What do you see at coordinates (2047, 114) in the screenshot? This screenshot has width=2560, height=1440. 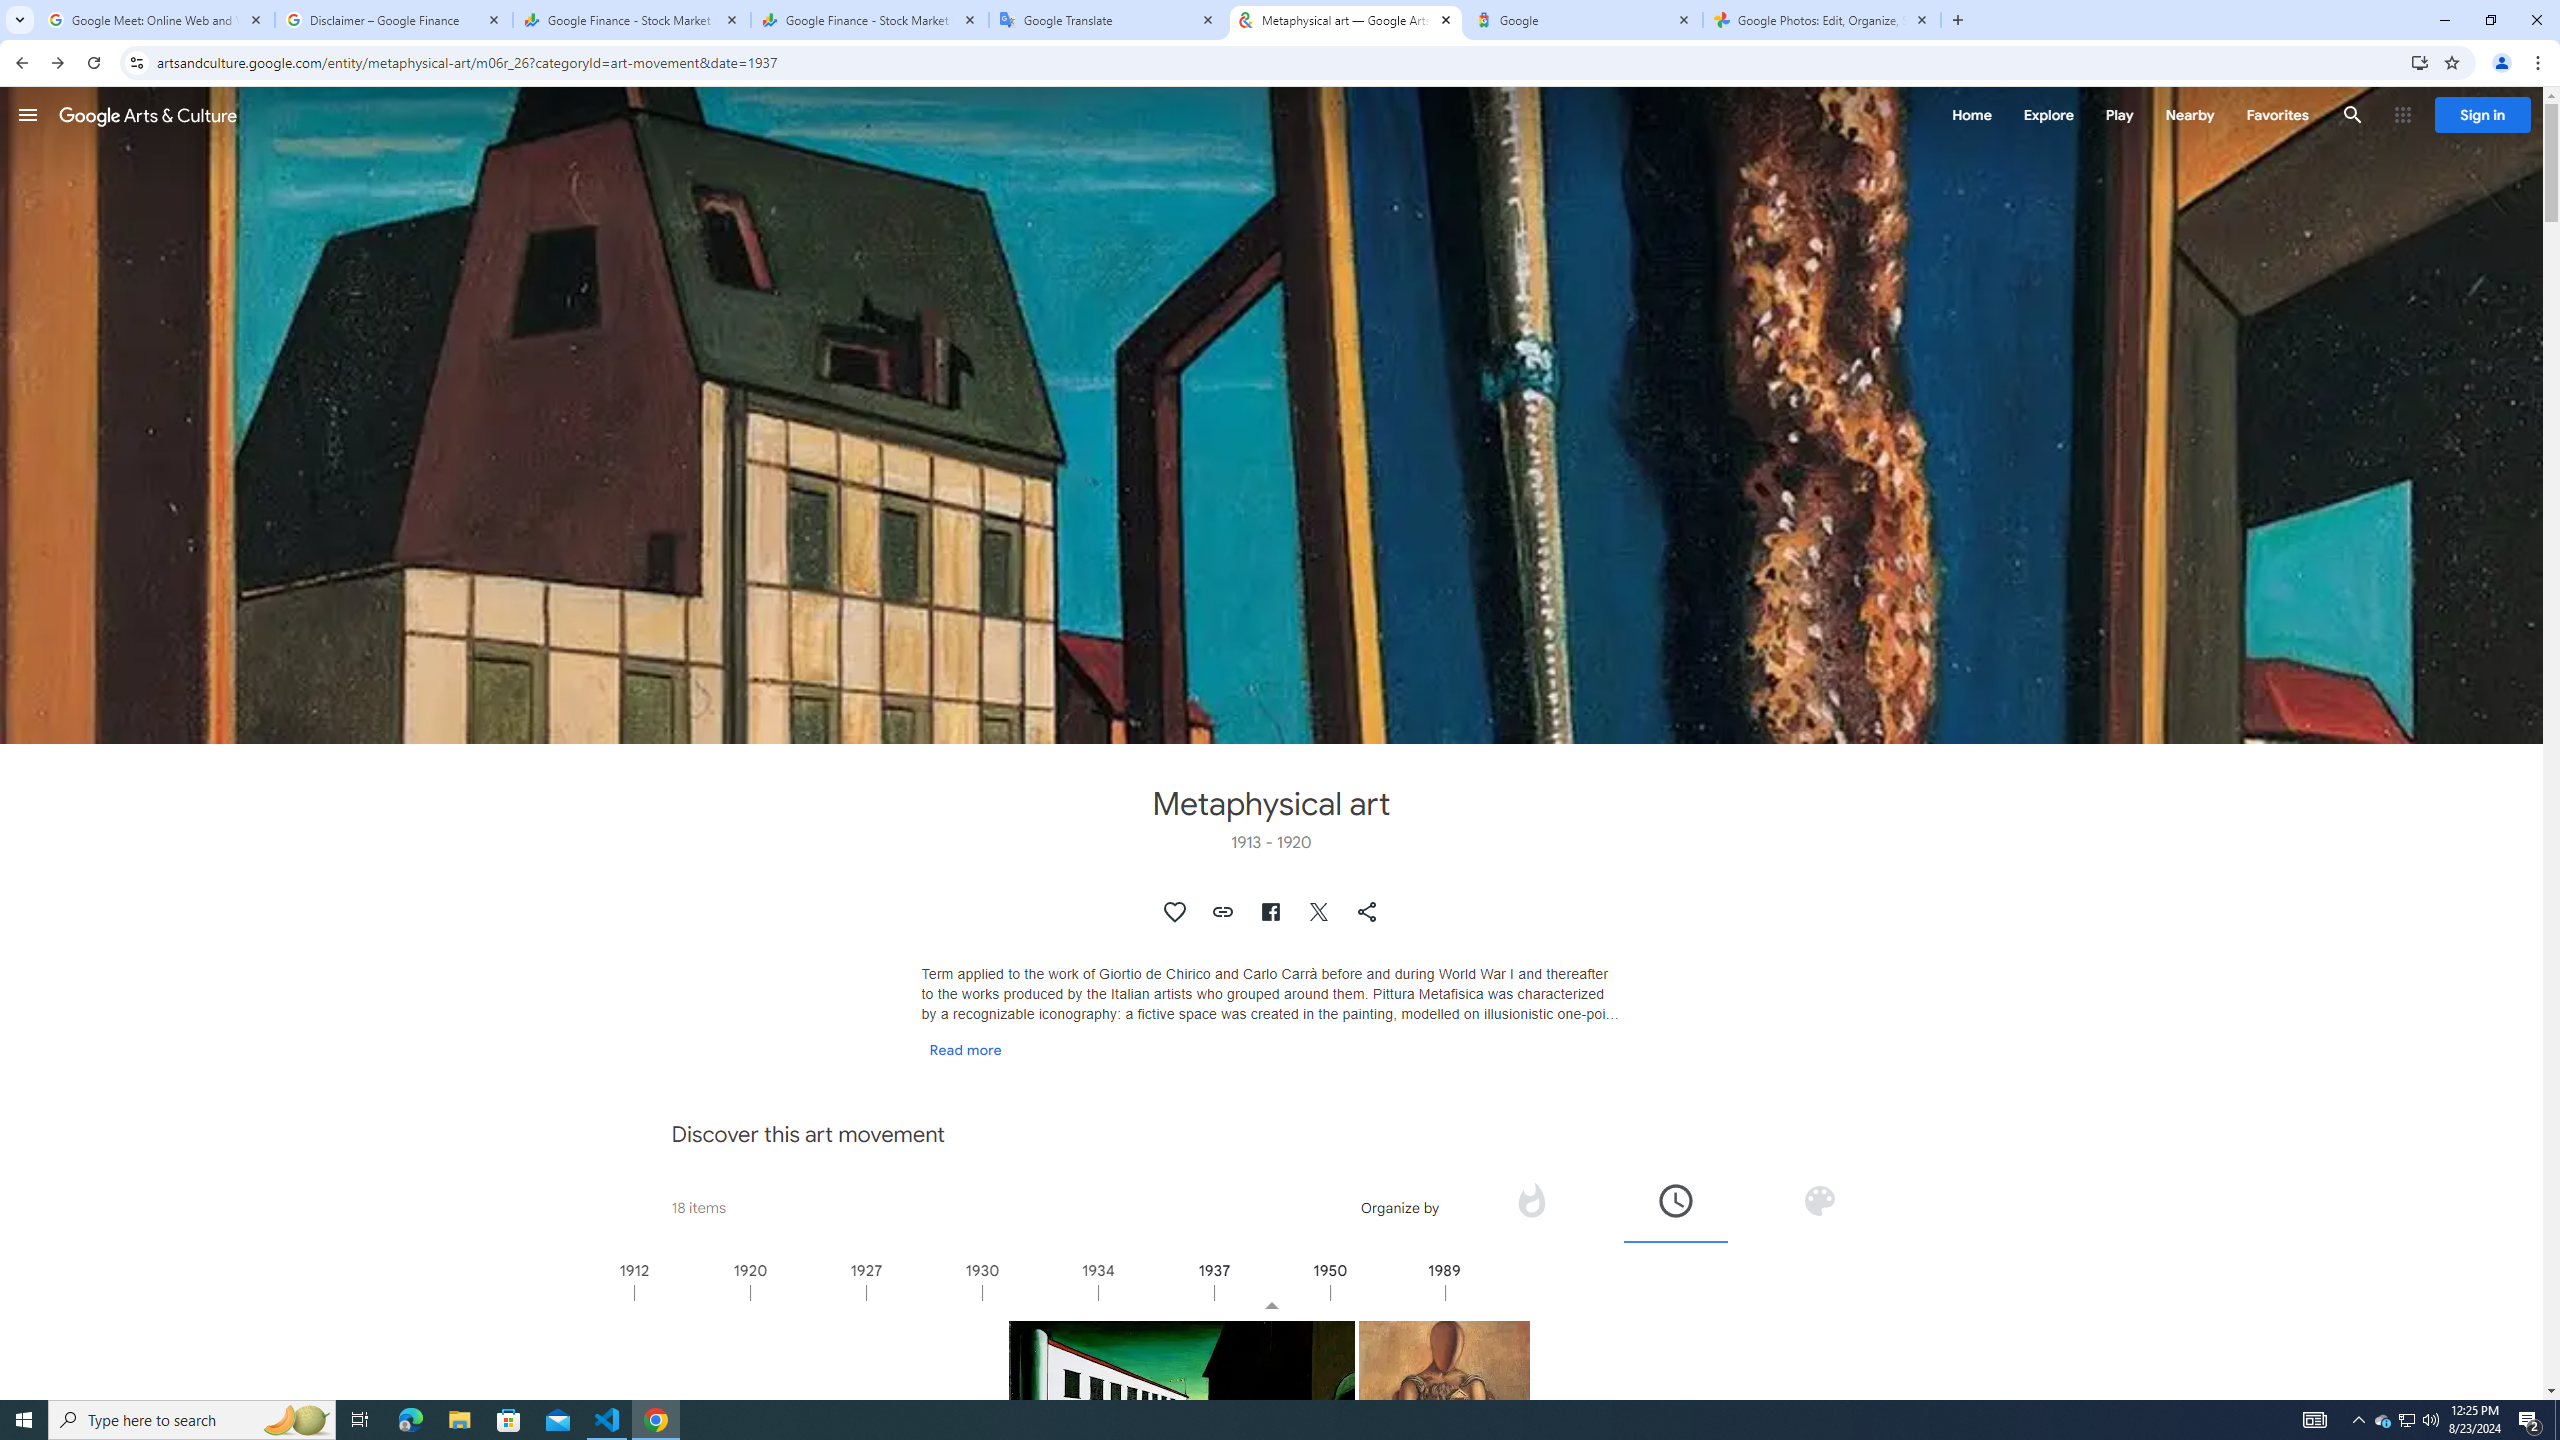 I see `'Explore'` at bounding box center [2047, 114].